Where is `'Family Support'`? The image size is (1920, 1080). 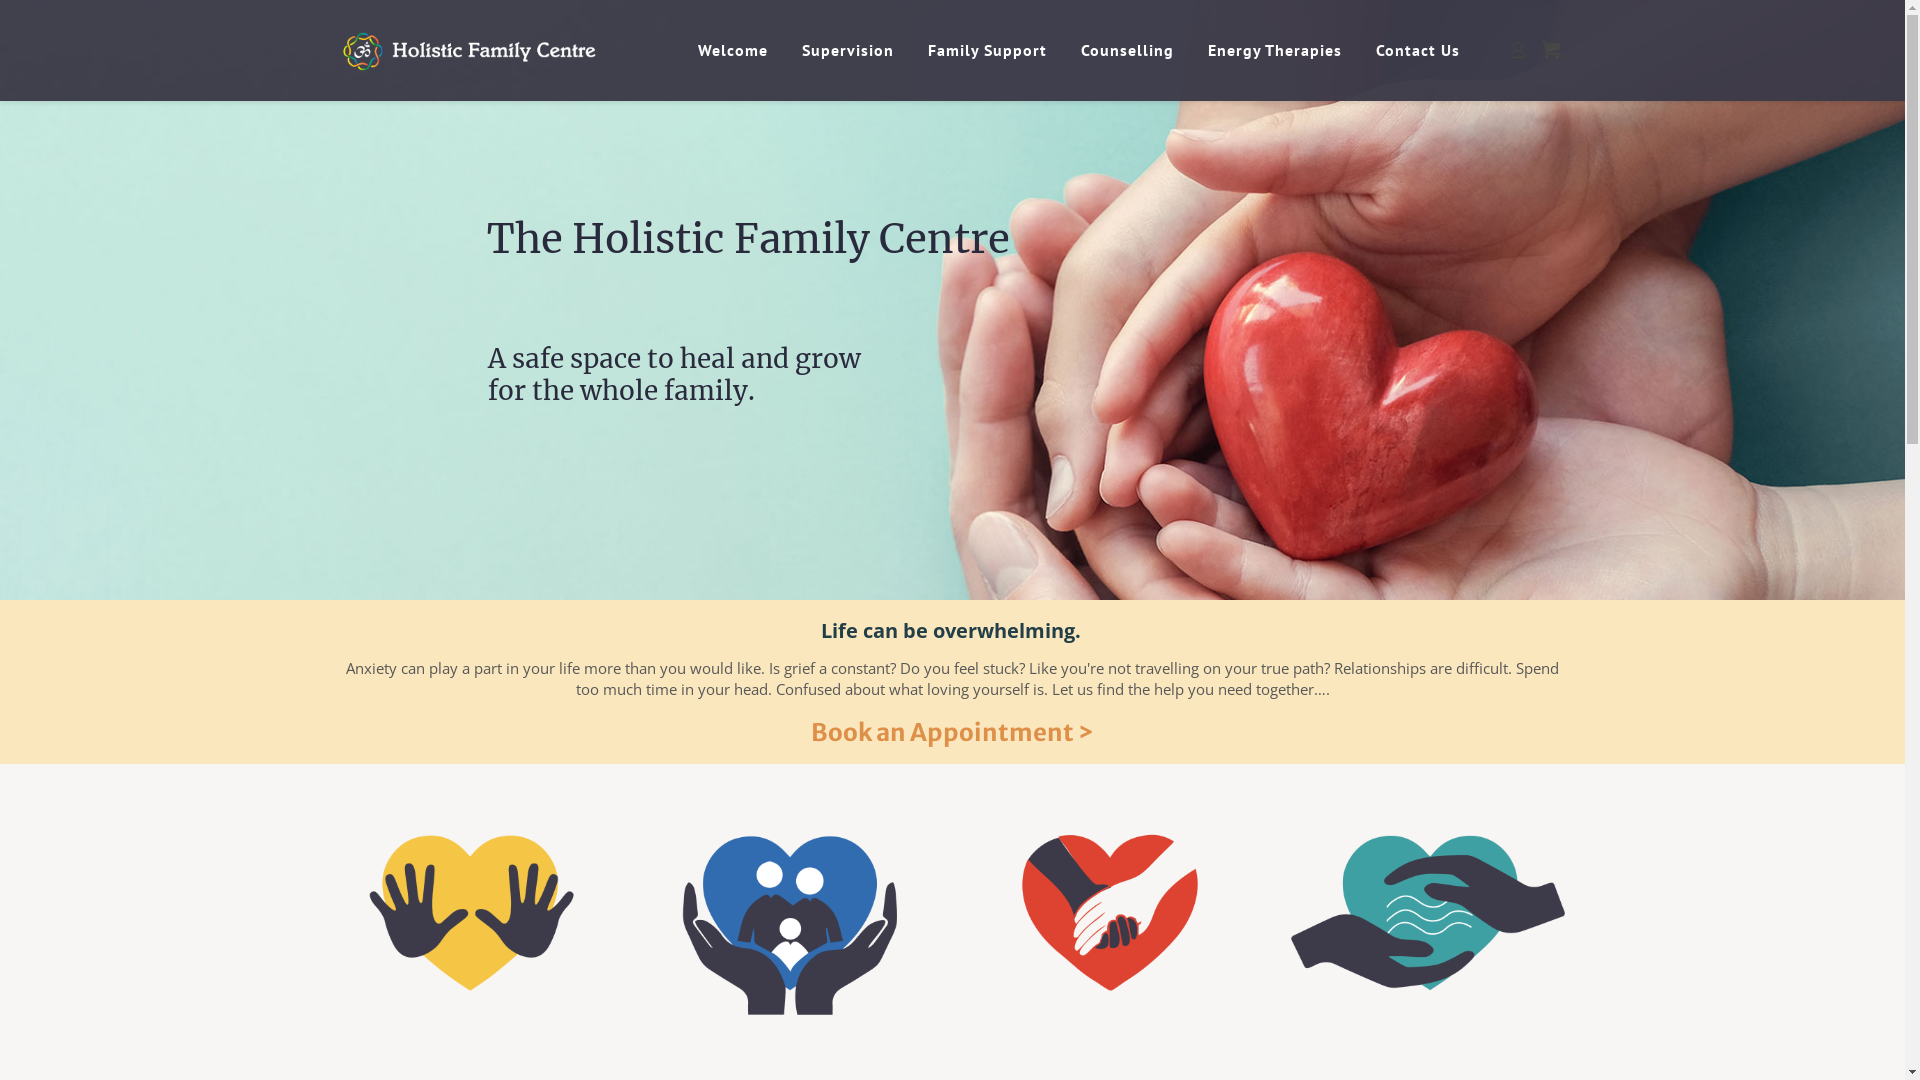 'Family Support' is located at coordinates (990, 49).